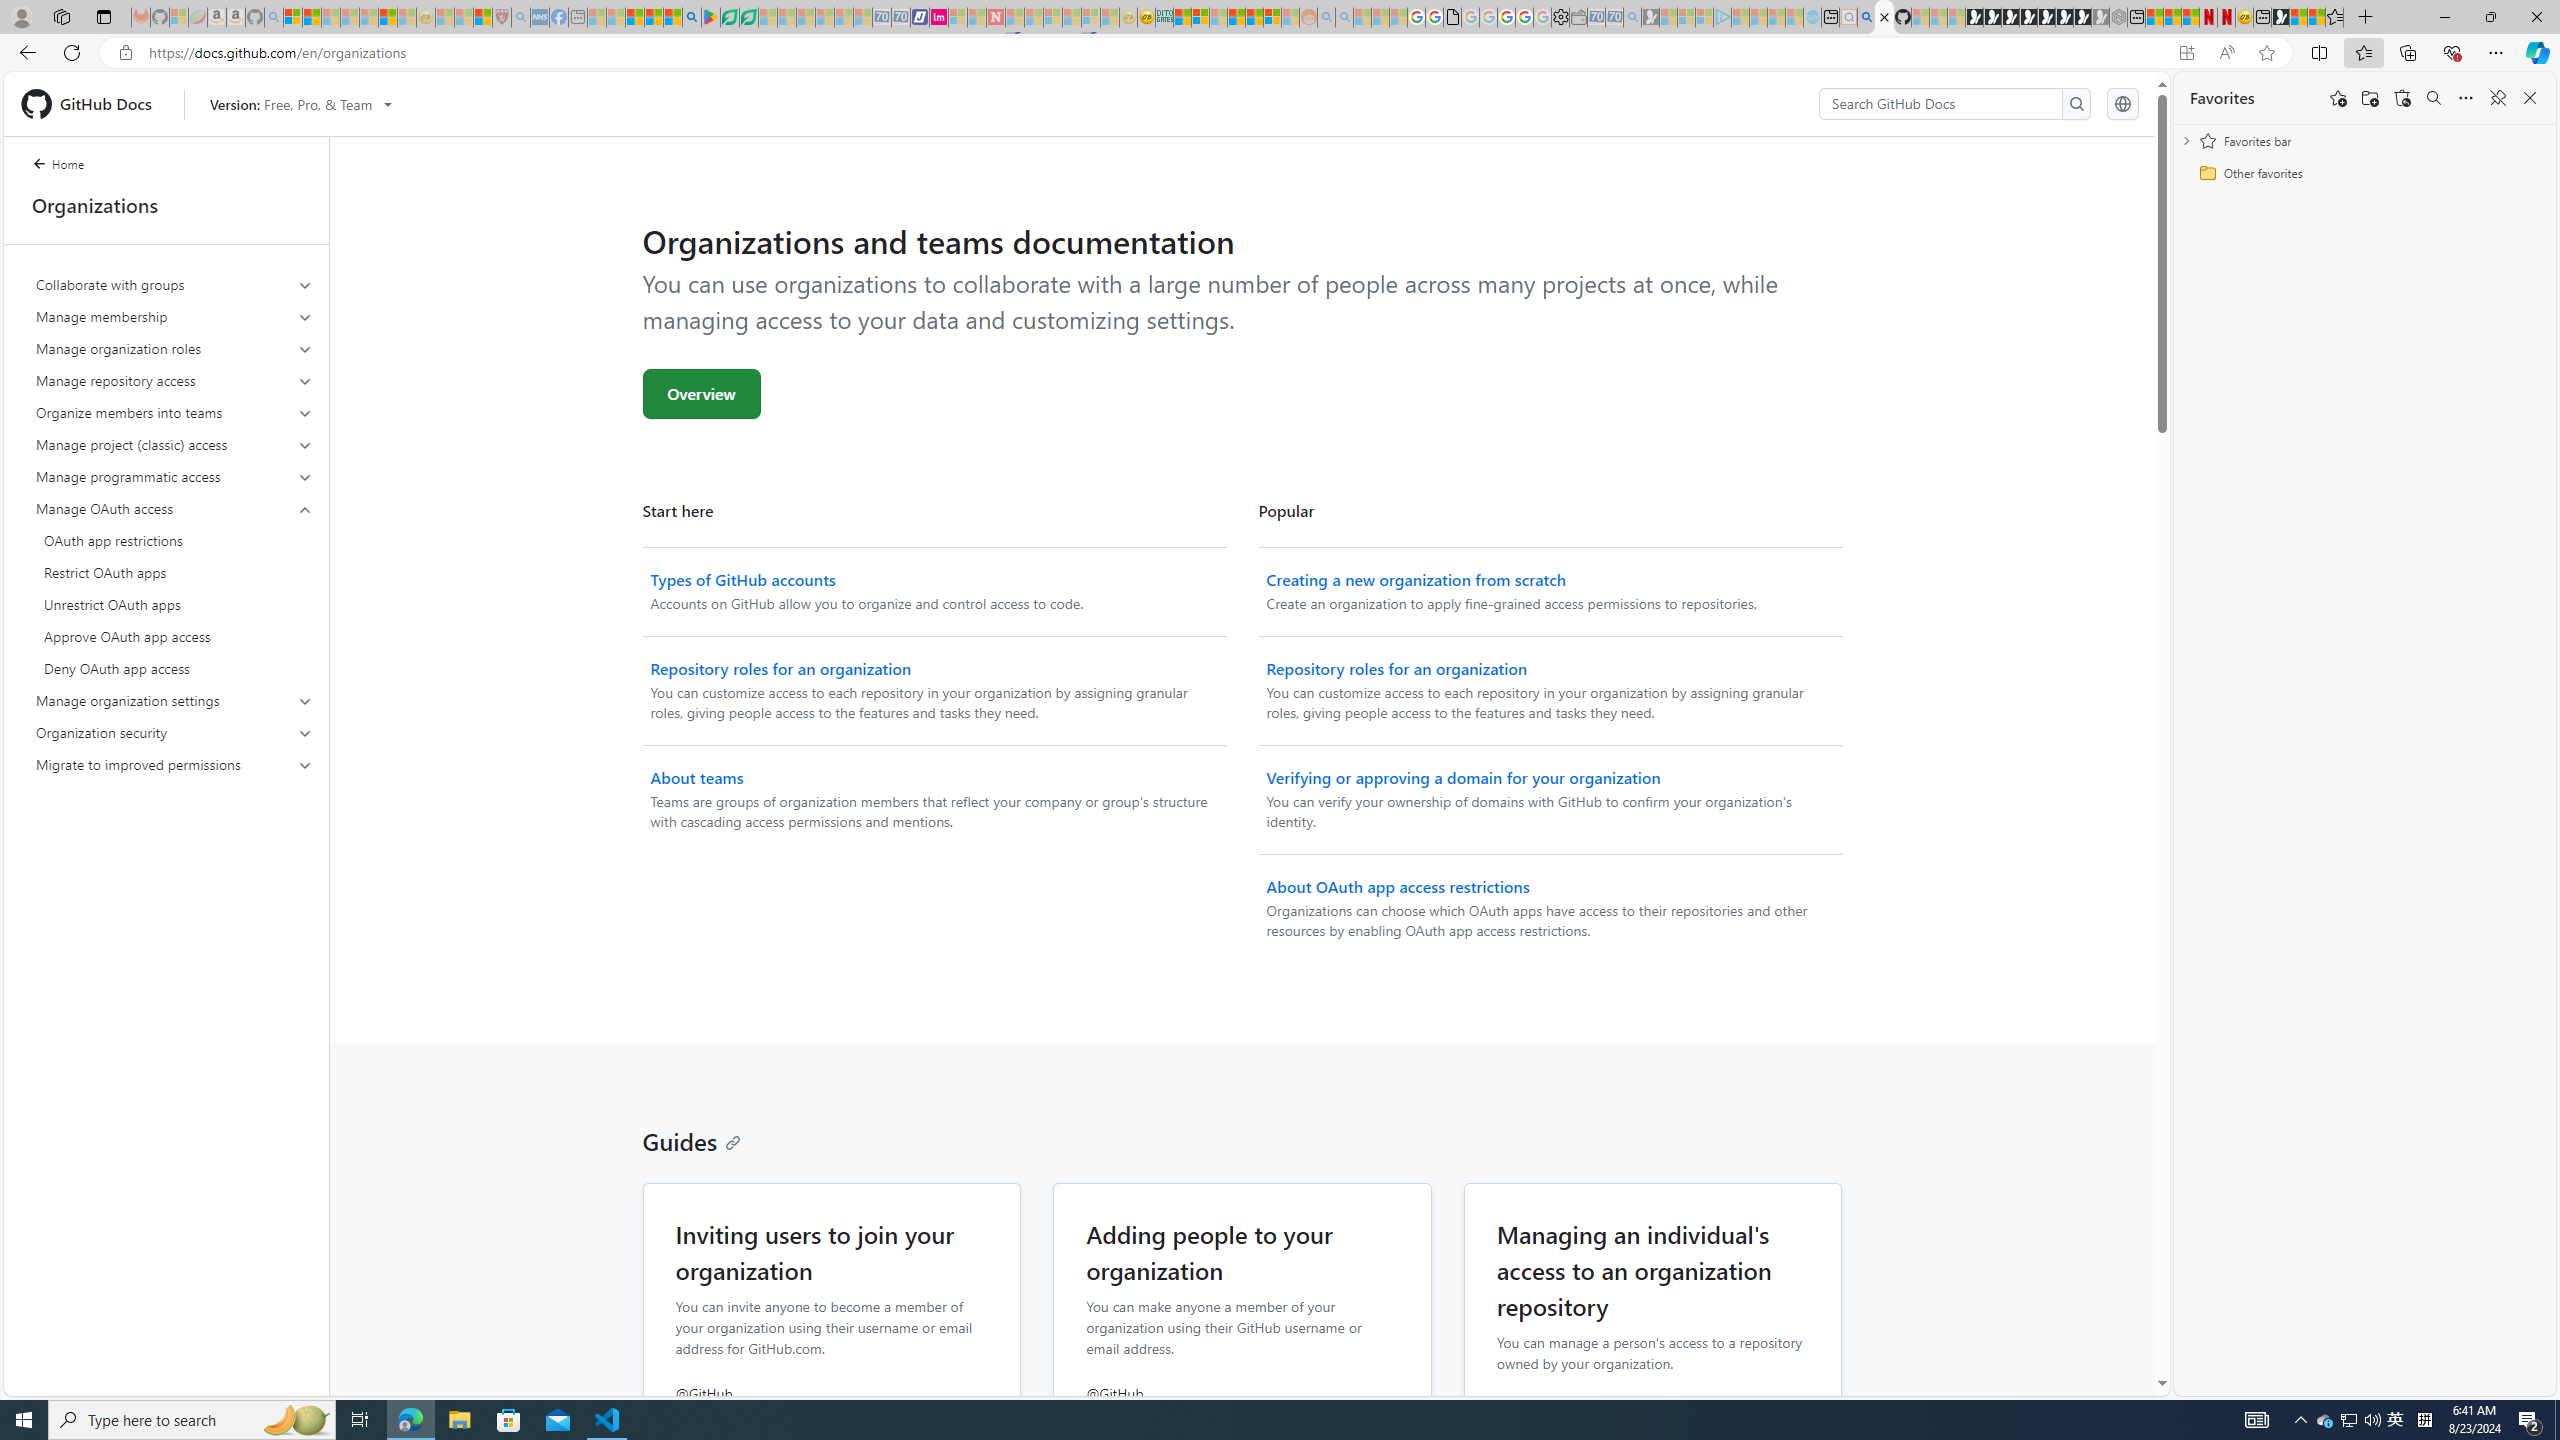 The width and height of the screenshot is (2560, 1440). I want to click on 'Bluey: Let', so click(710, 16).